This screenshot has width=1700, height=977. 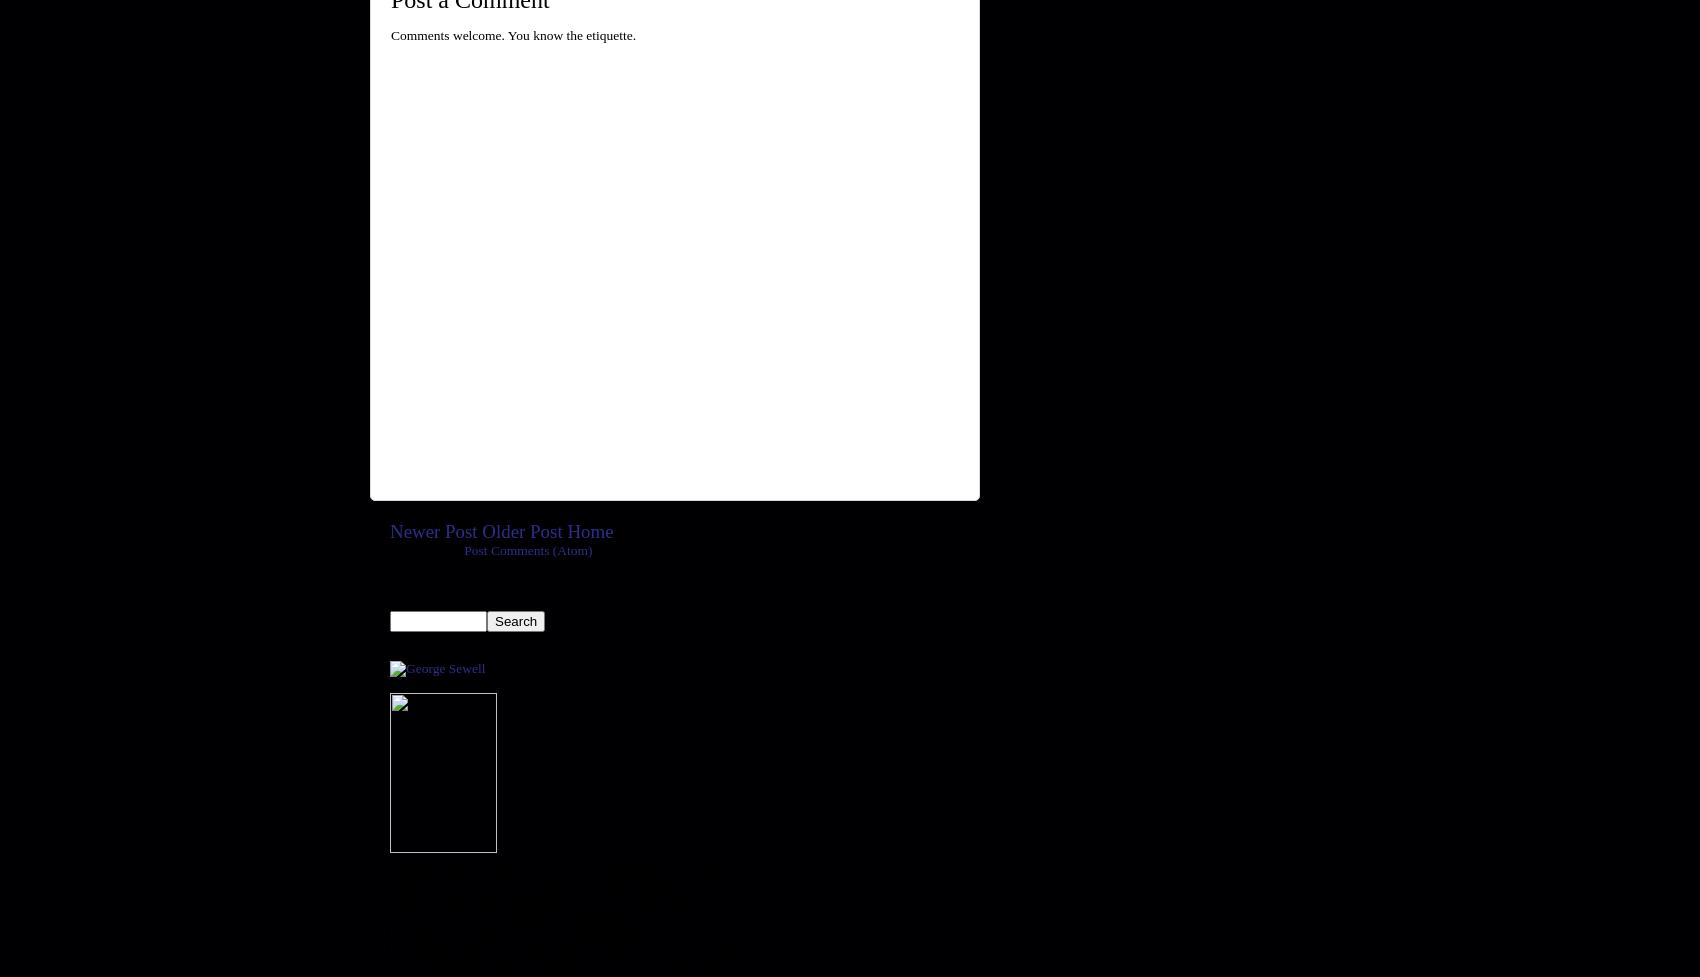 I want to click on 'Cognitive Philanthropist', so click(x=388, y=684).